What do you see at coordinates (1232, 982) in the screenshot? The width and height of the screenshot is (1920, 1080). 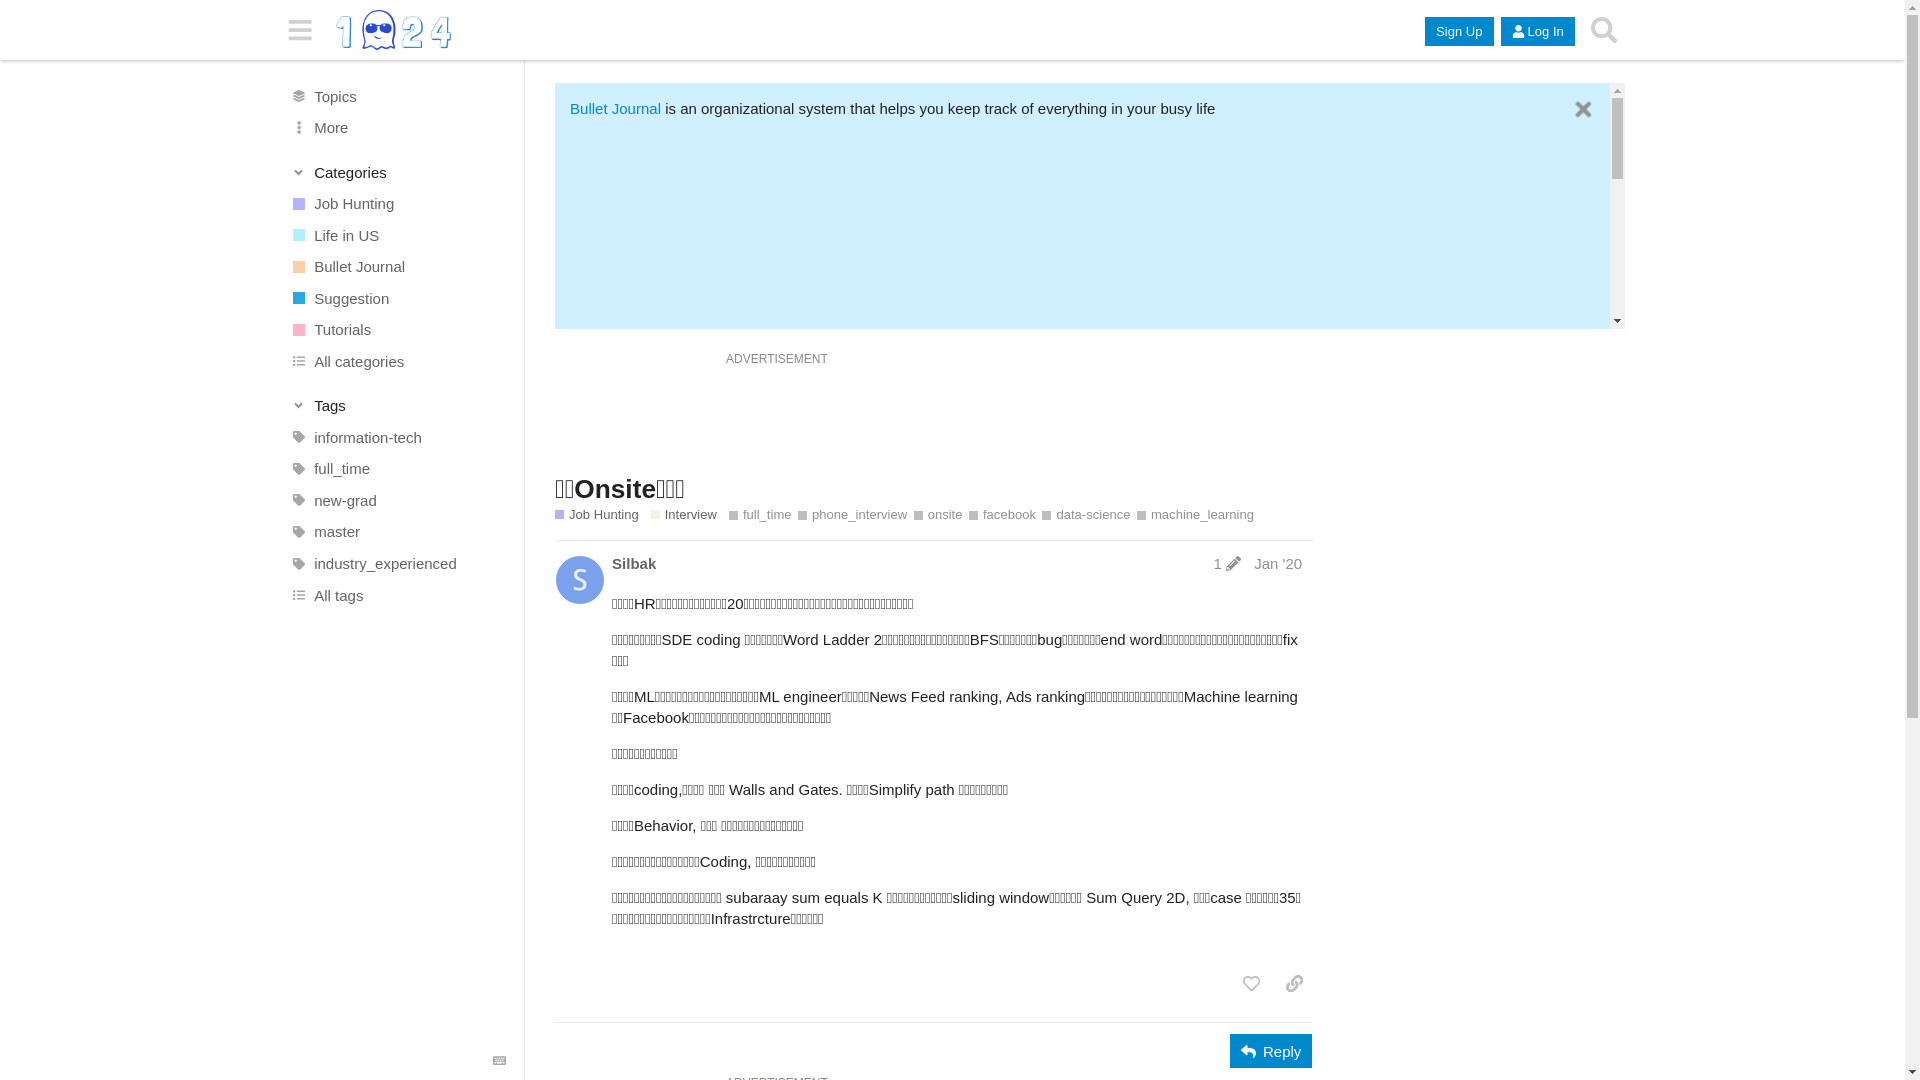 I see `'like this post'` at bounding box center [1232, 982].